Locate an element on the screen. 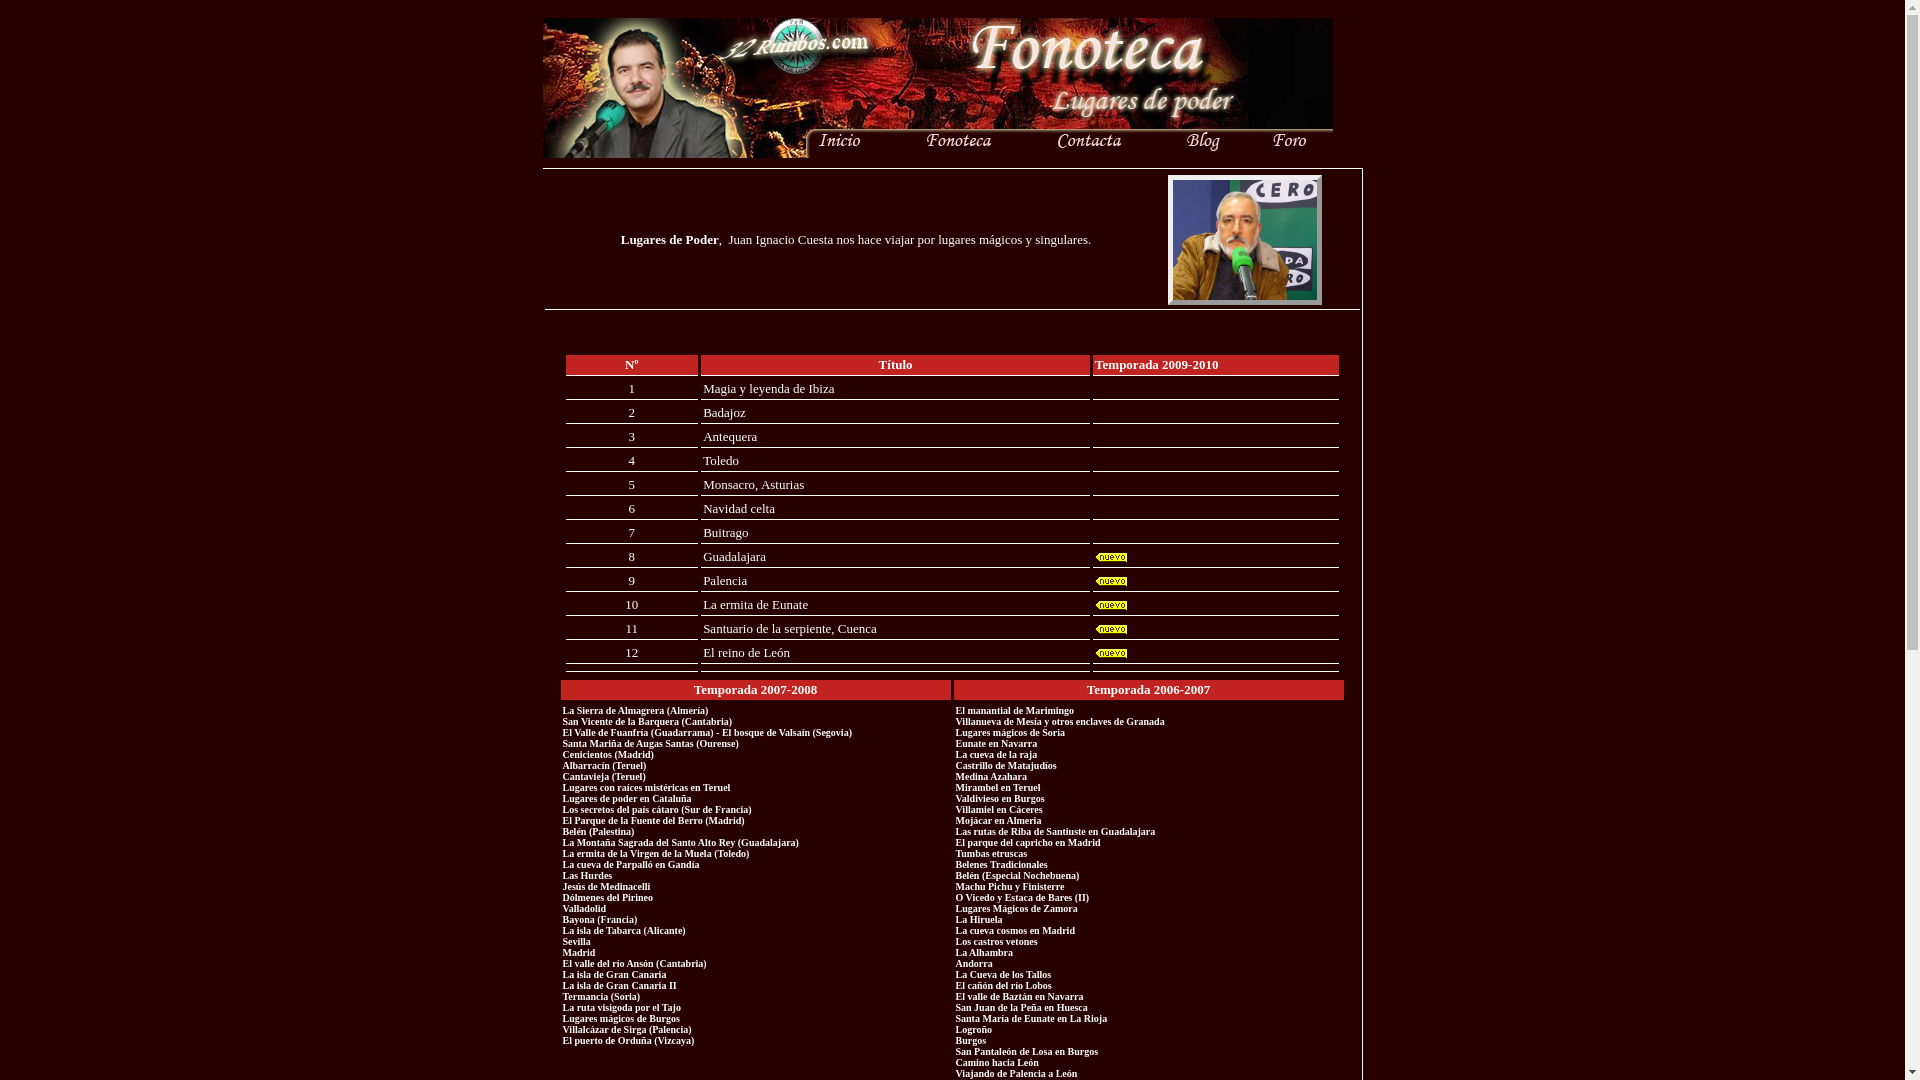 Image resolution: width=1920 pixels, height=1080 pixels. 'La Alhambra' is located at coordinates (984, 951).